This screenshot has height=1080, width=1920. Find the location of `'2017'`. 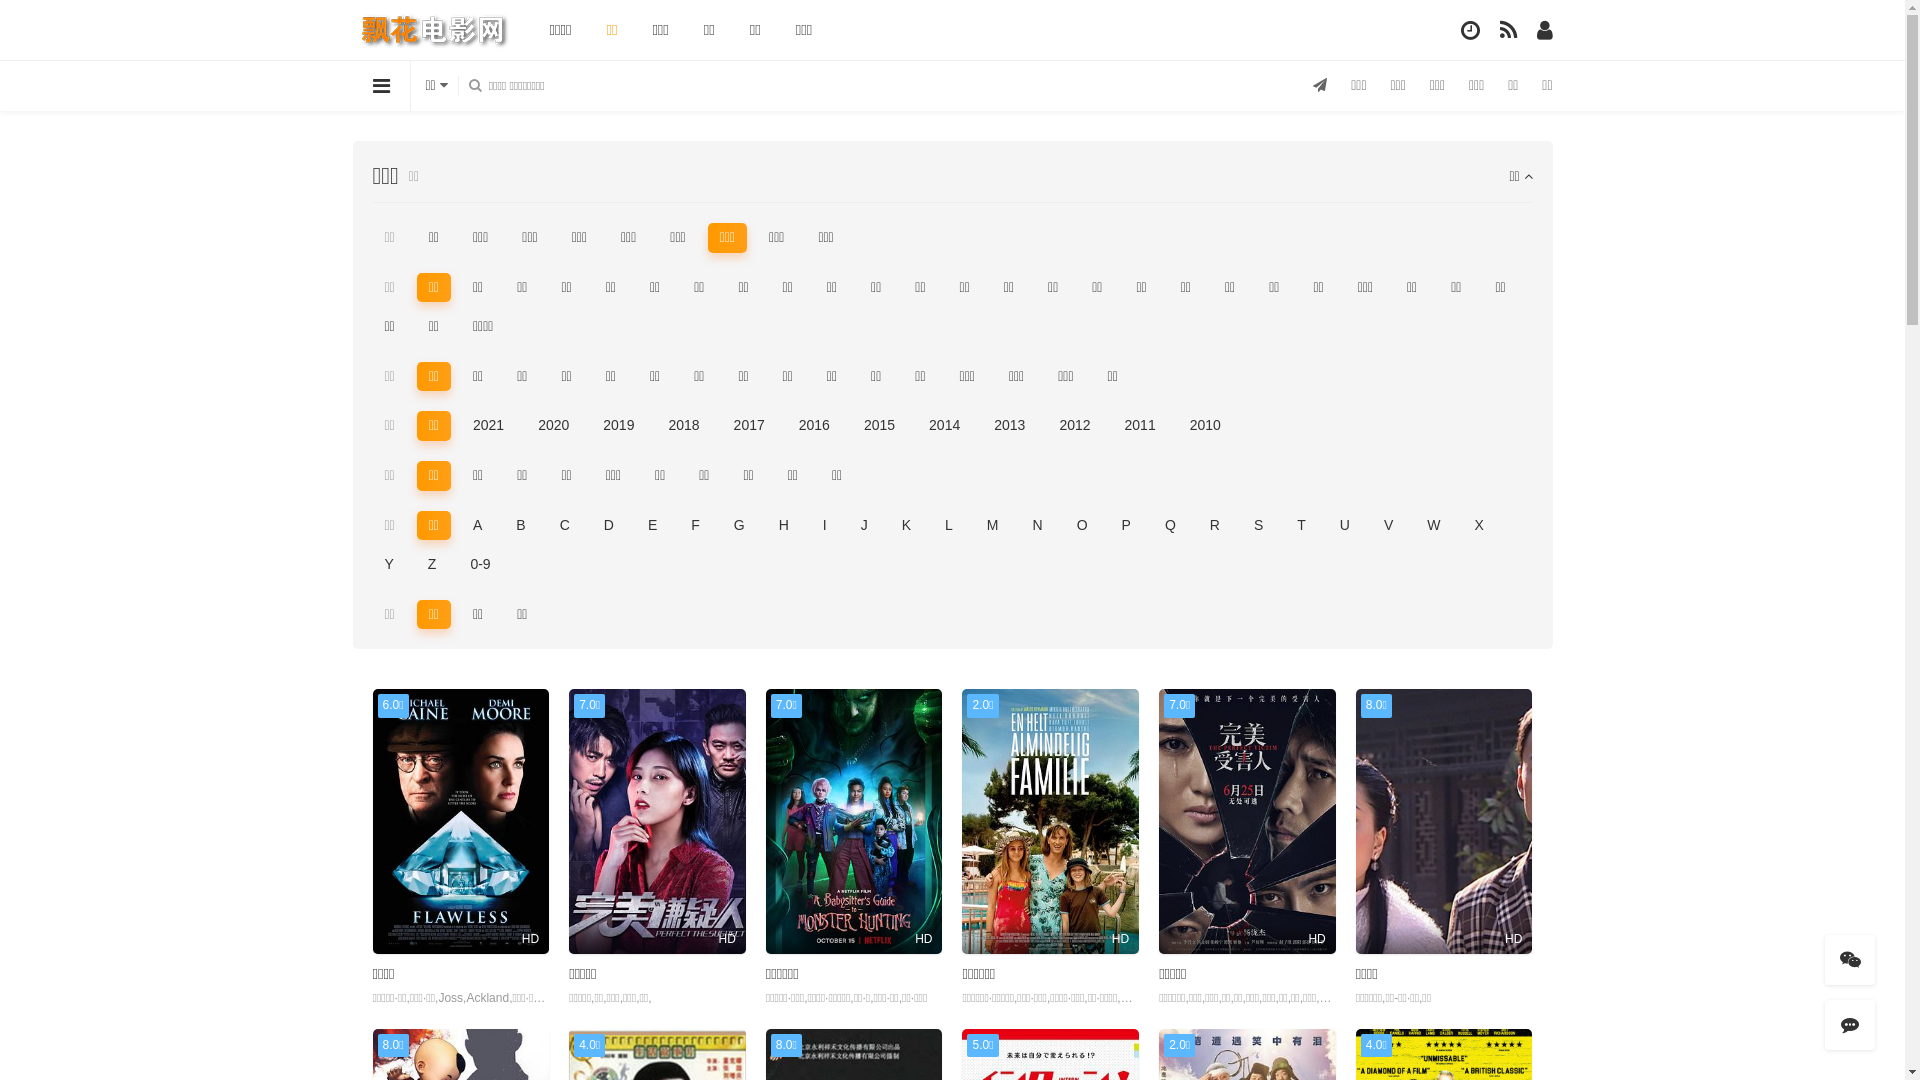

'2017' is located at coordinates (720, 424).